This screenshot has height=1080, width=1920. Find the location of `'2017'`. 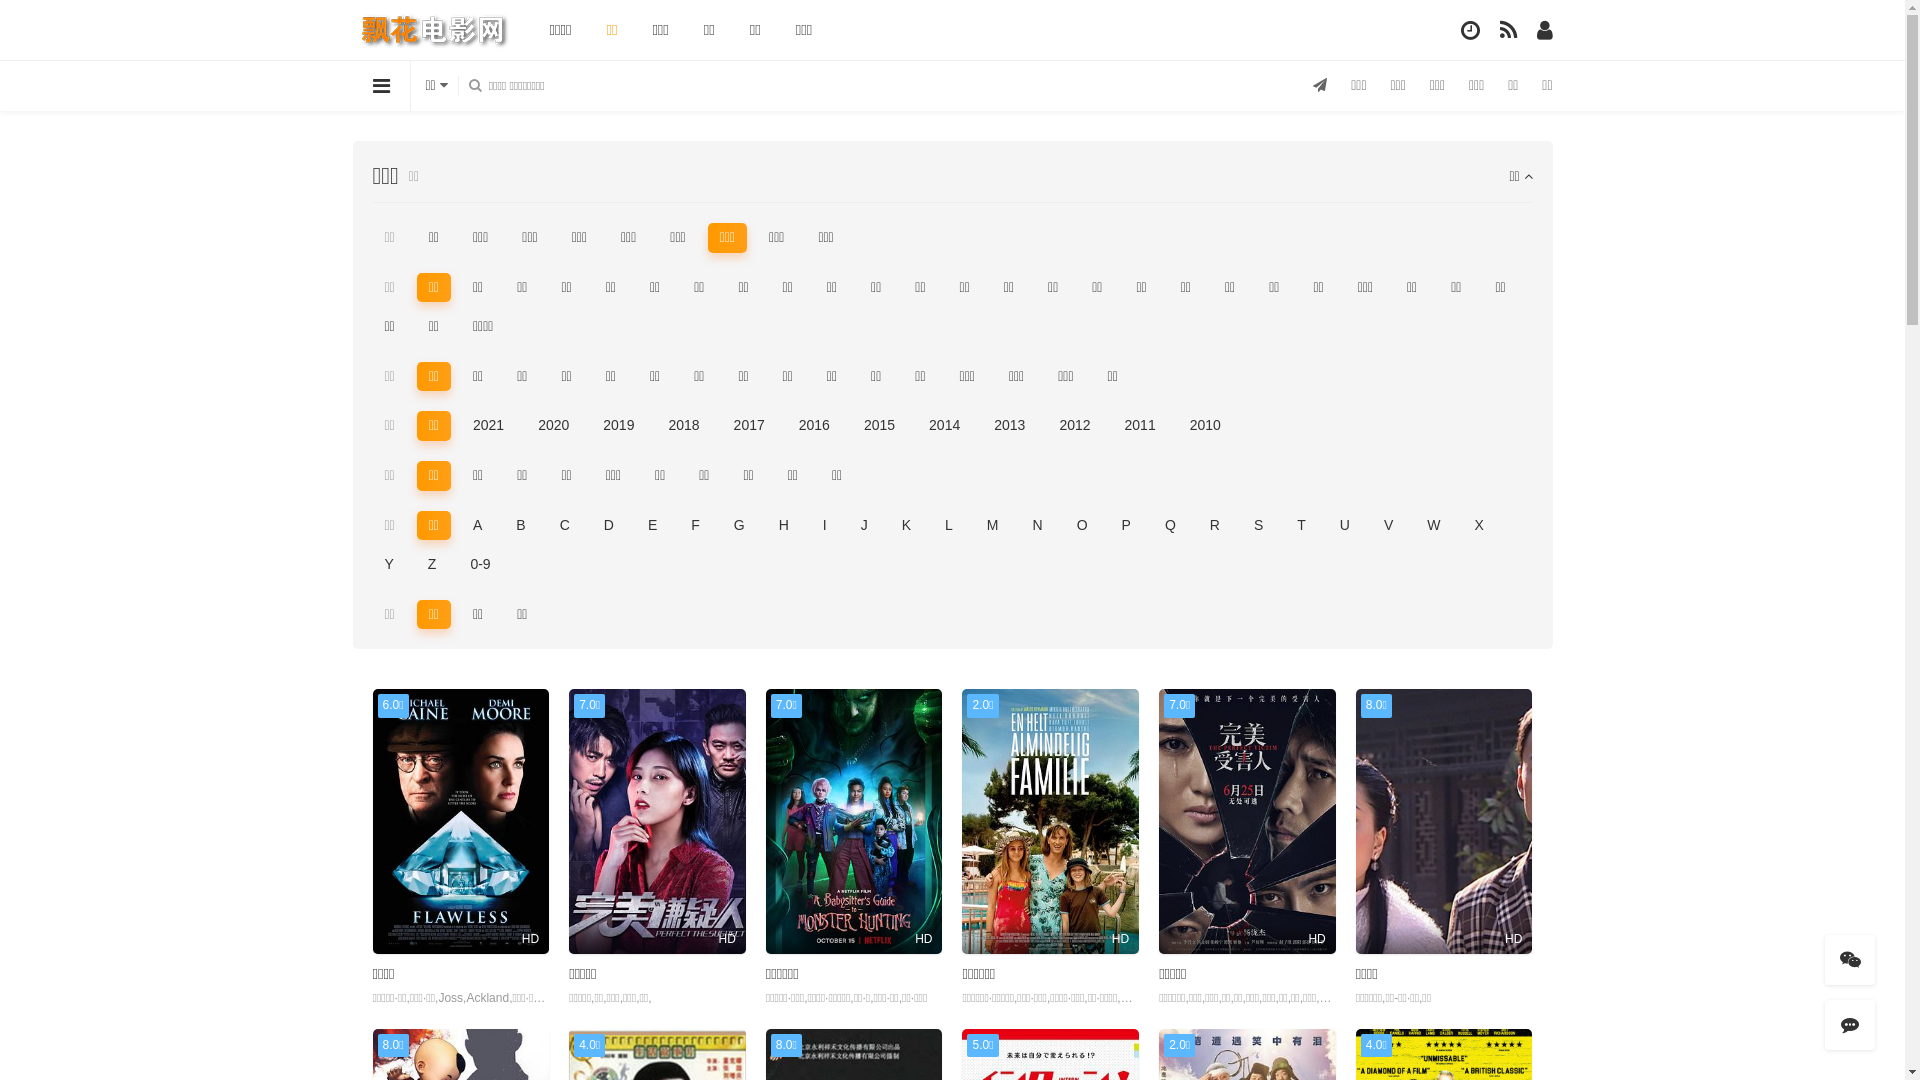

'2017' is located at coordinates (720, 424).